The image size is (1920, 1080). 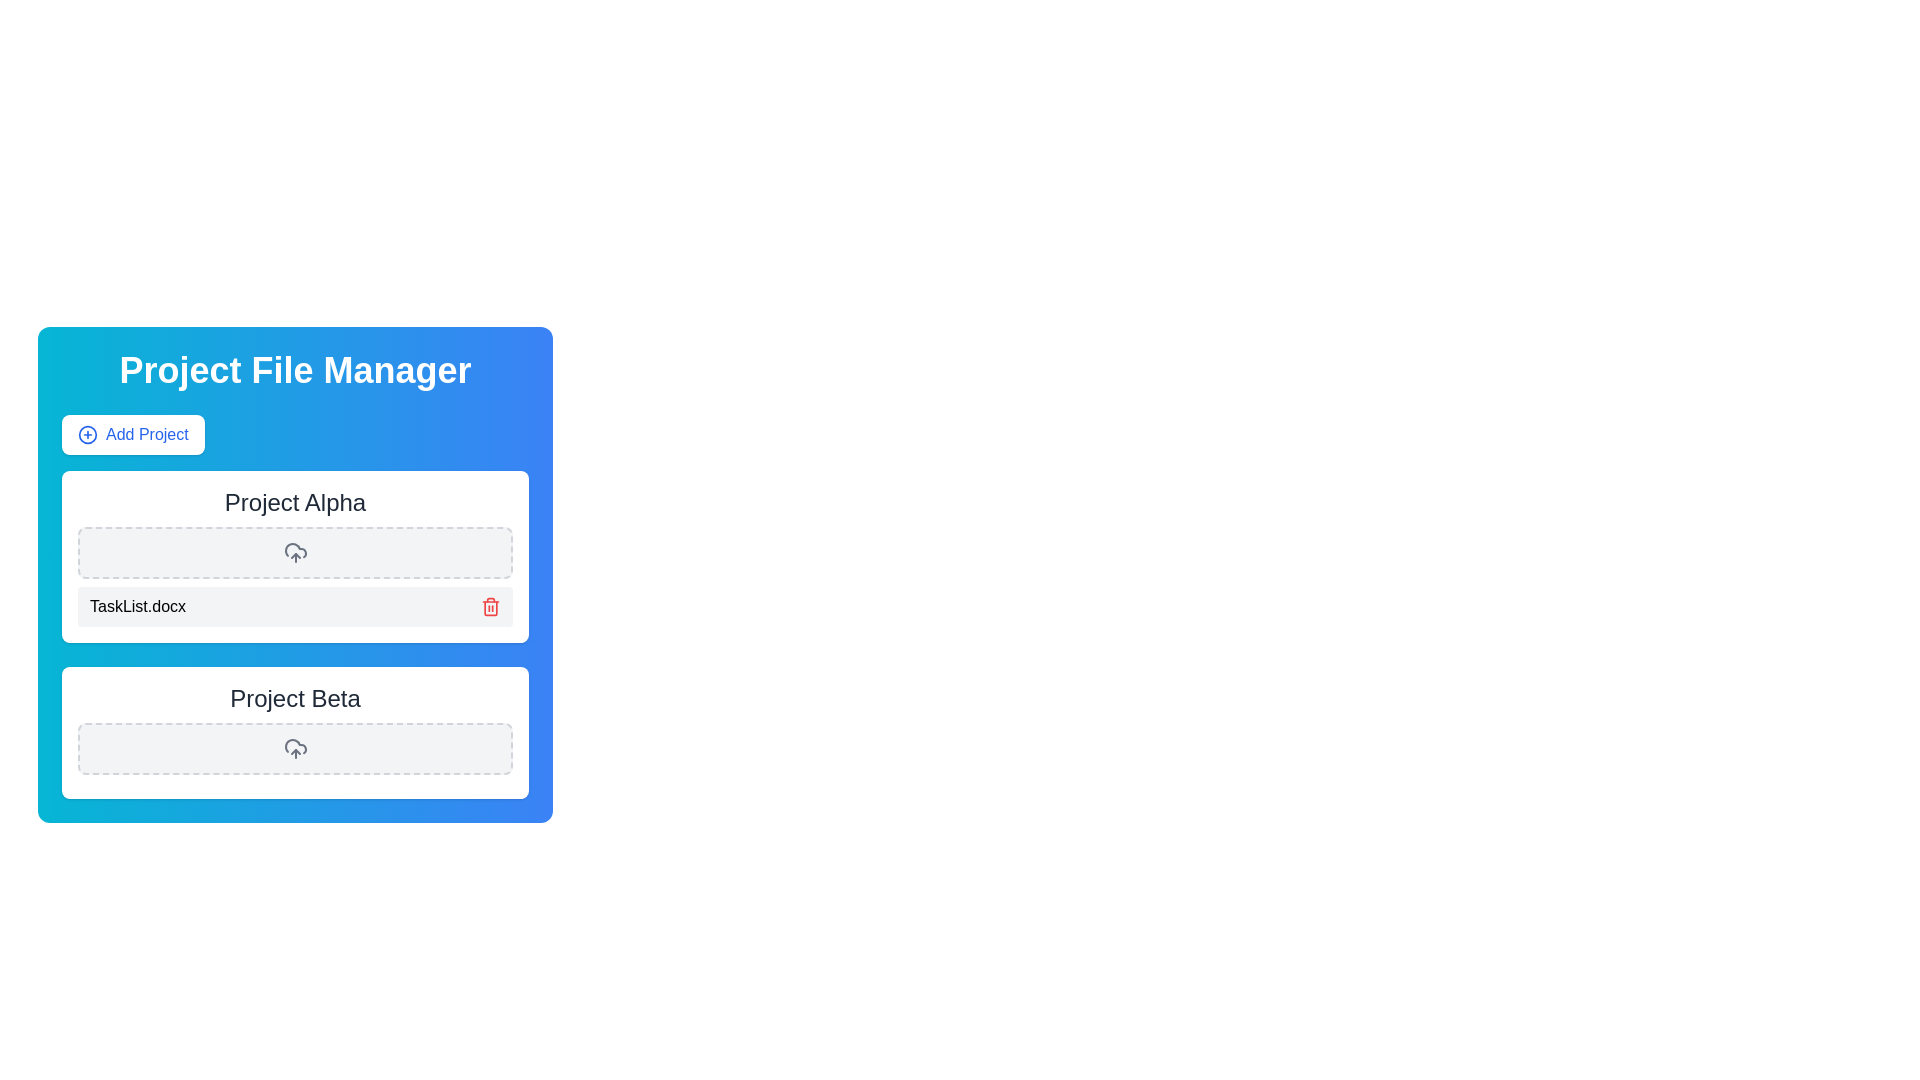 I want to click on the cloud upload icon, which features smooth curves and an upward arrow, located in the bottom-left segment of the larger icon, so click(x=294, y=550).